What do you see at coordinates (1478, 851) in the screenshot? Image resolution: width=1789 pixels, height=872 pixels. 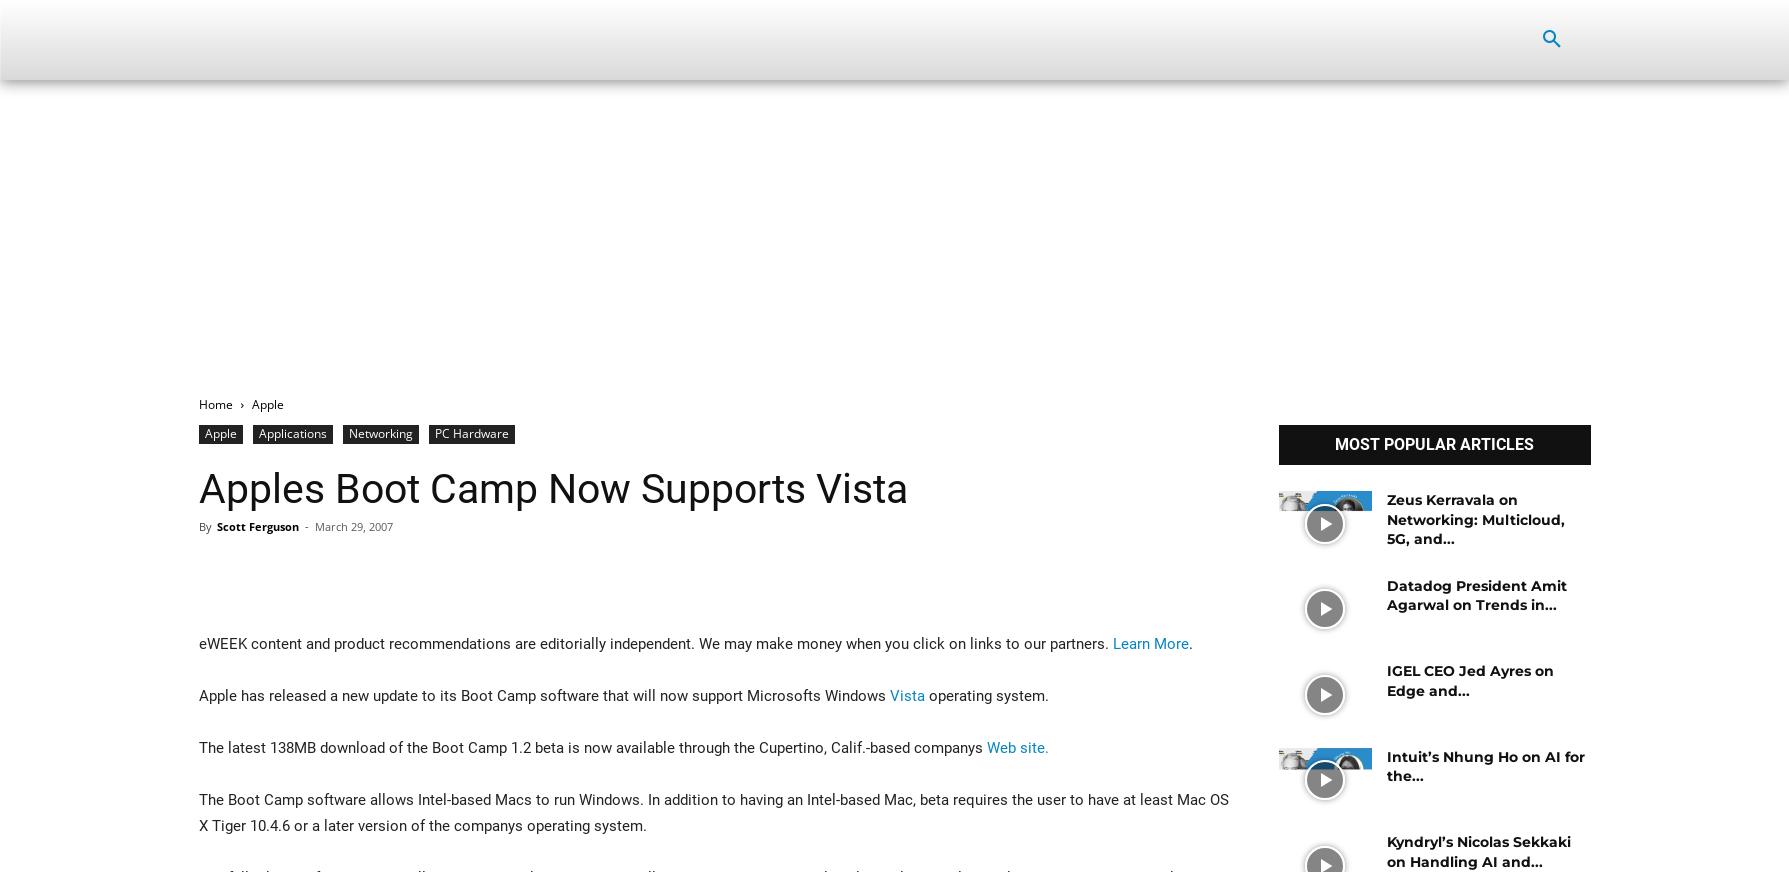 I see `'Kyndryl’s Nicolas Sekkaki on Handling AI and...'` at bounding box center [1478, 851].